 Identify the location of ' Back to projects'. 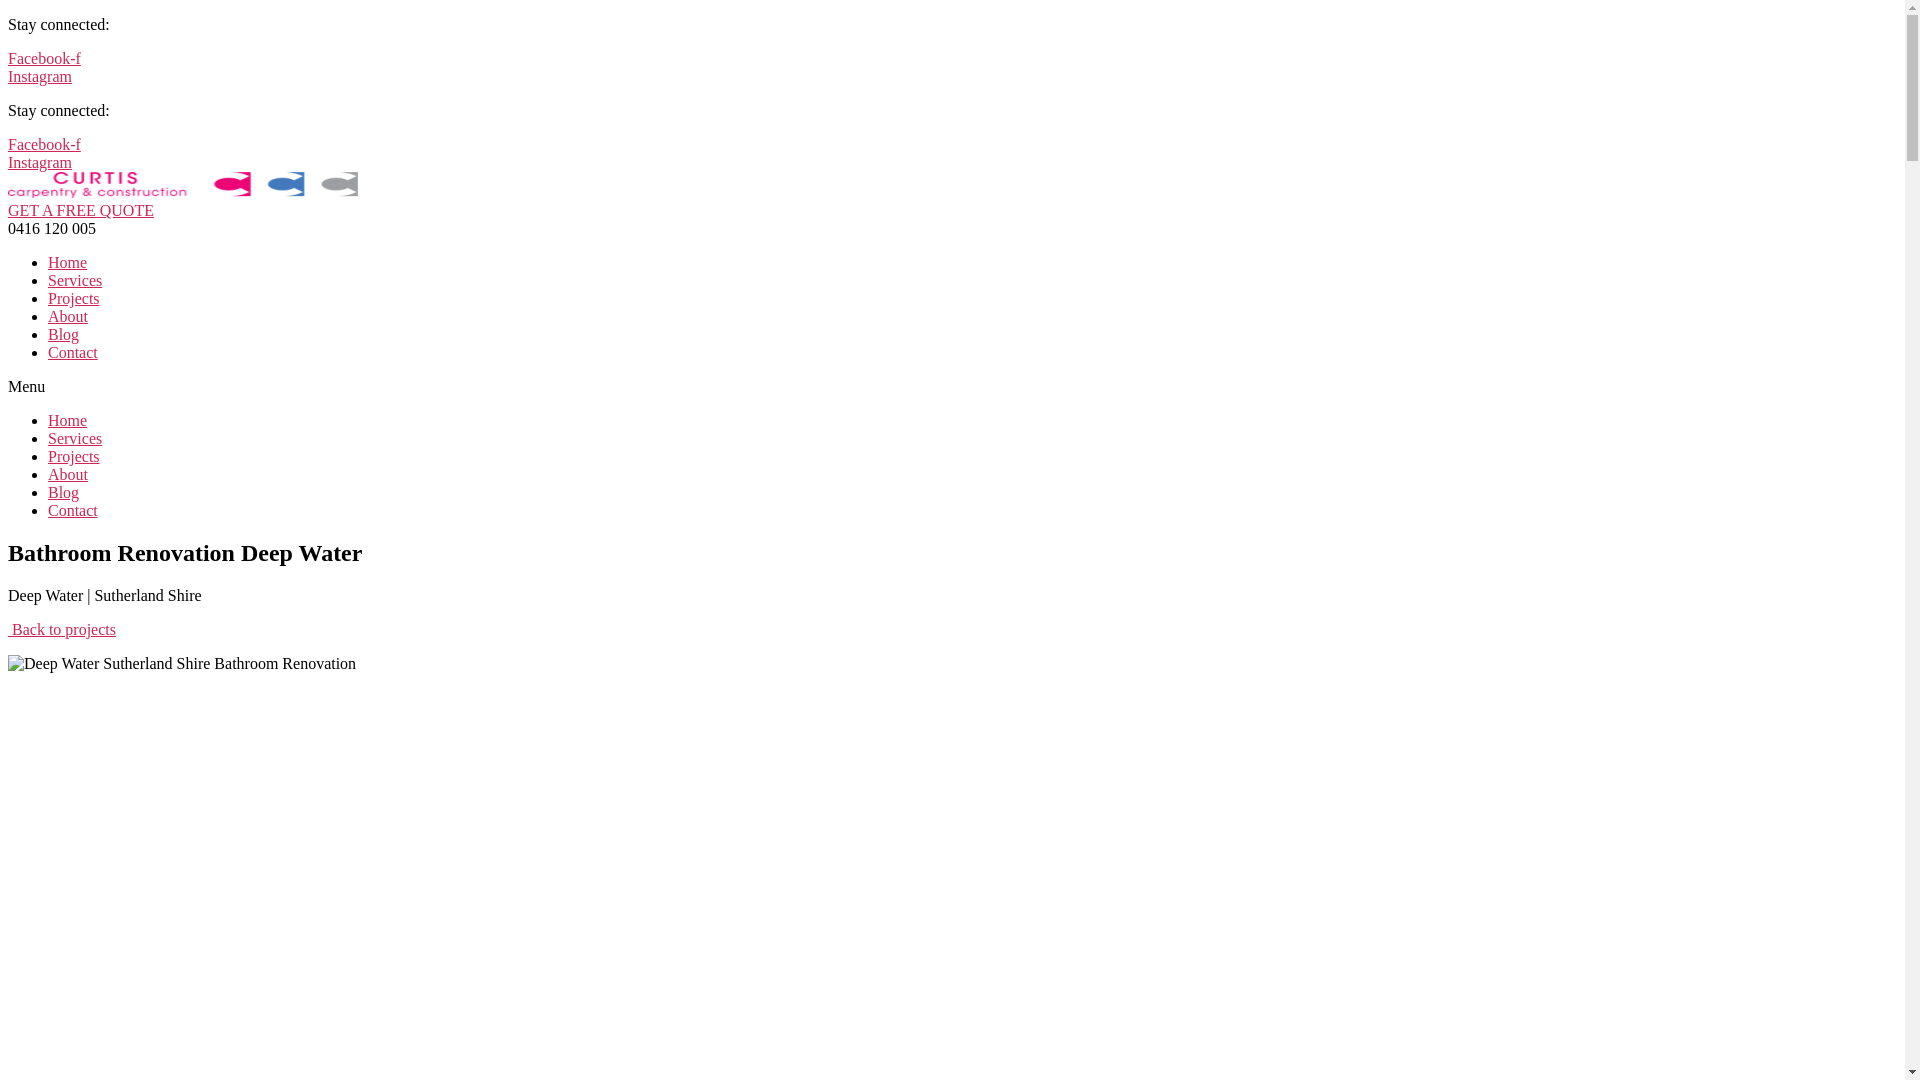
(62, 628).